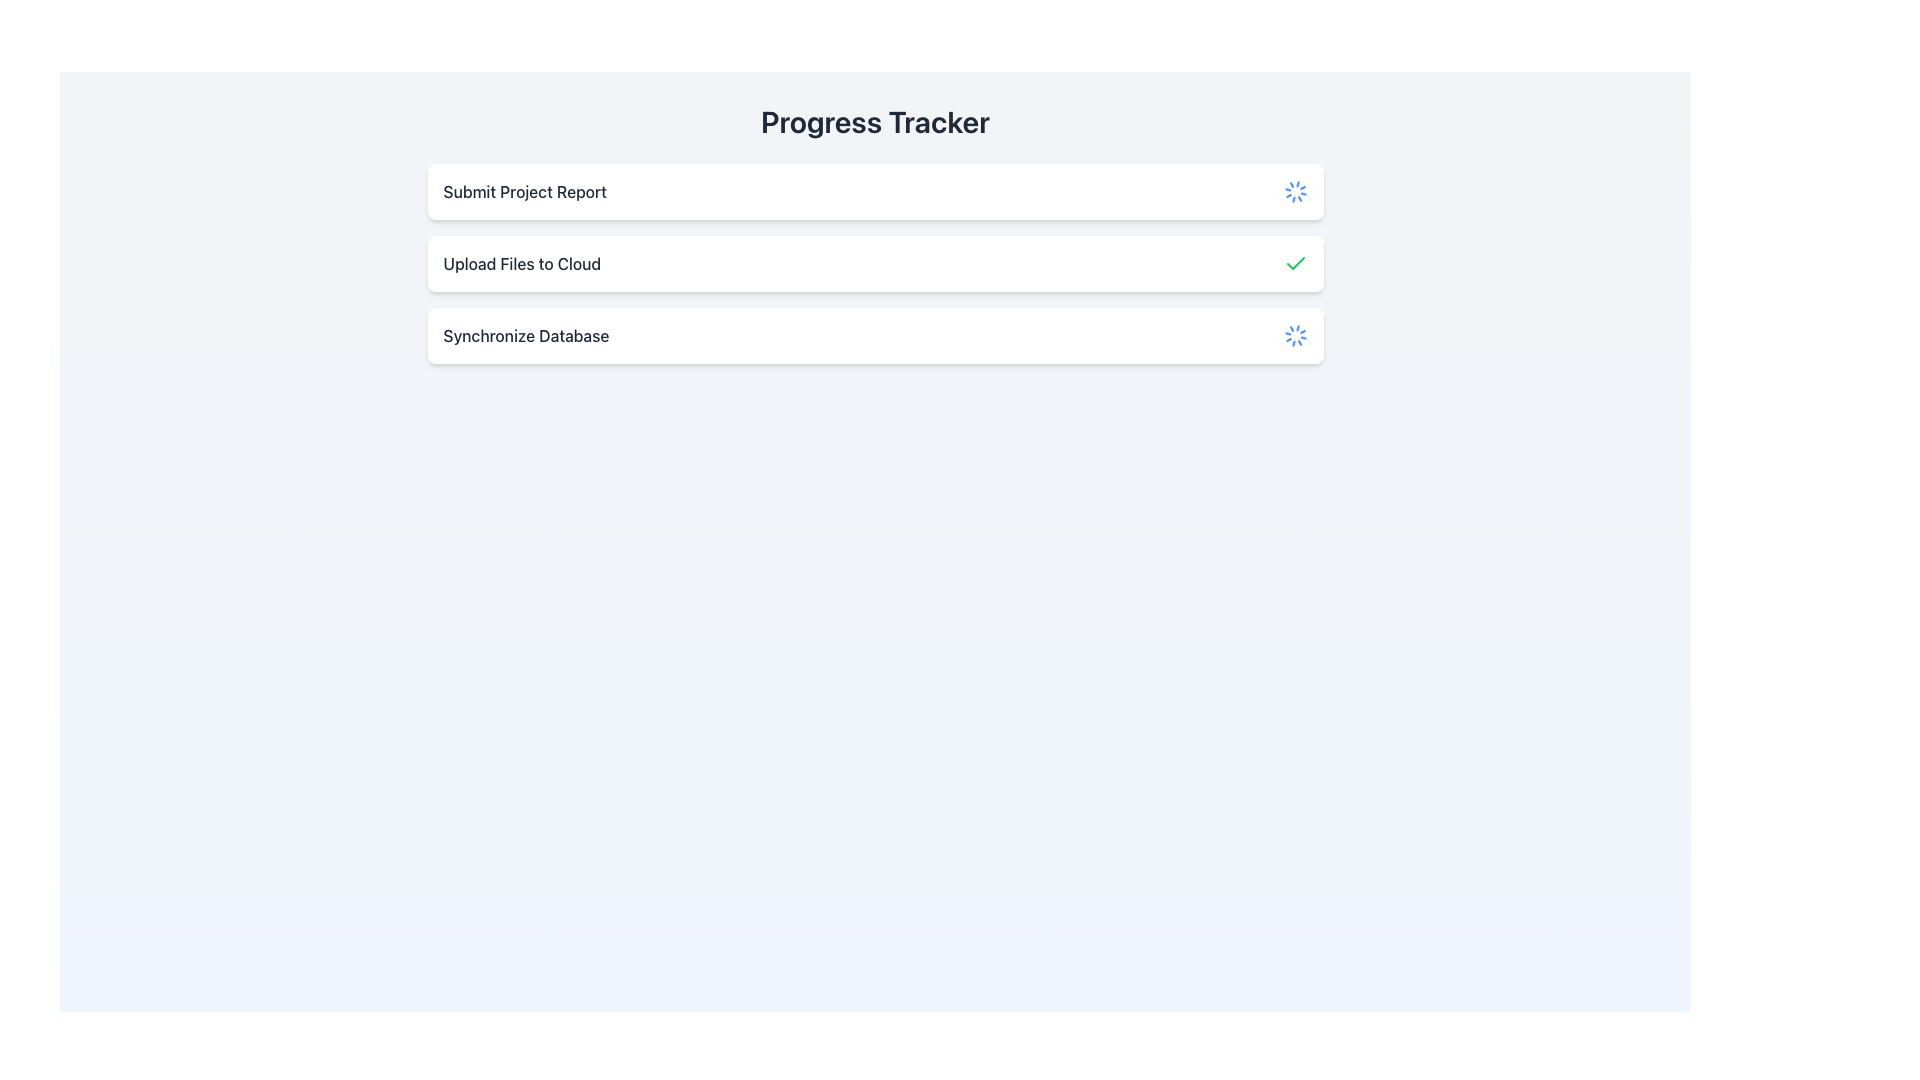 The width and height of the screenshot is (1920, 1080). What do you see at coordinates (522, 262) in the screenshot?
I see `the text element indicating the task or category in the 'Progress Tracker' list, which is the second item in a vertical arrangement` at bounding box center [522, 262].